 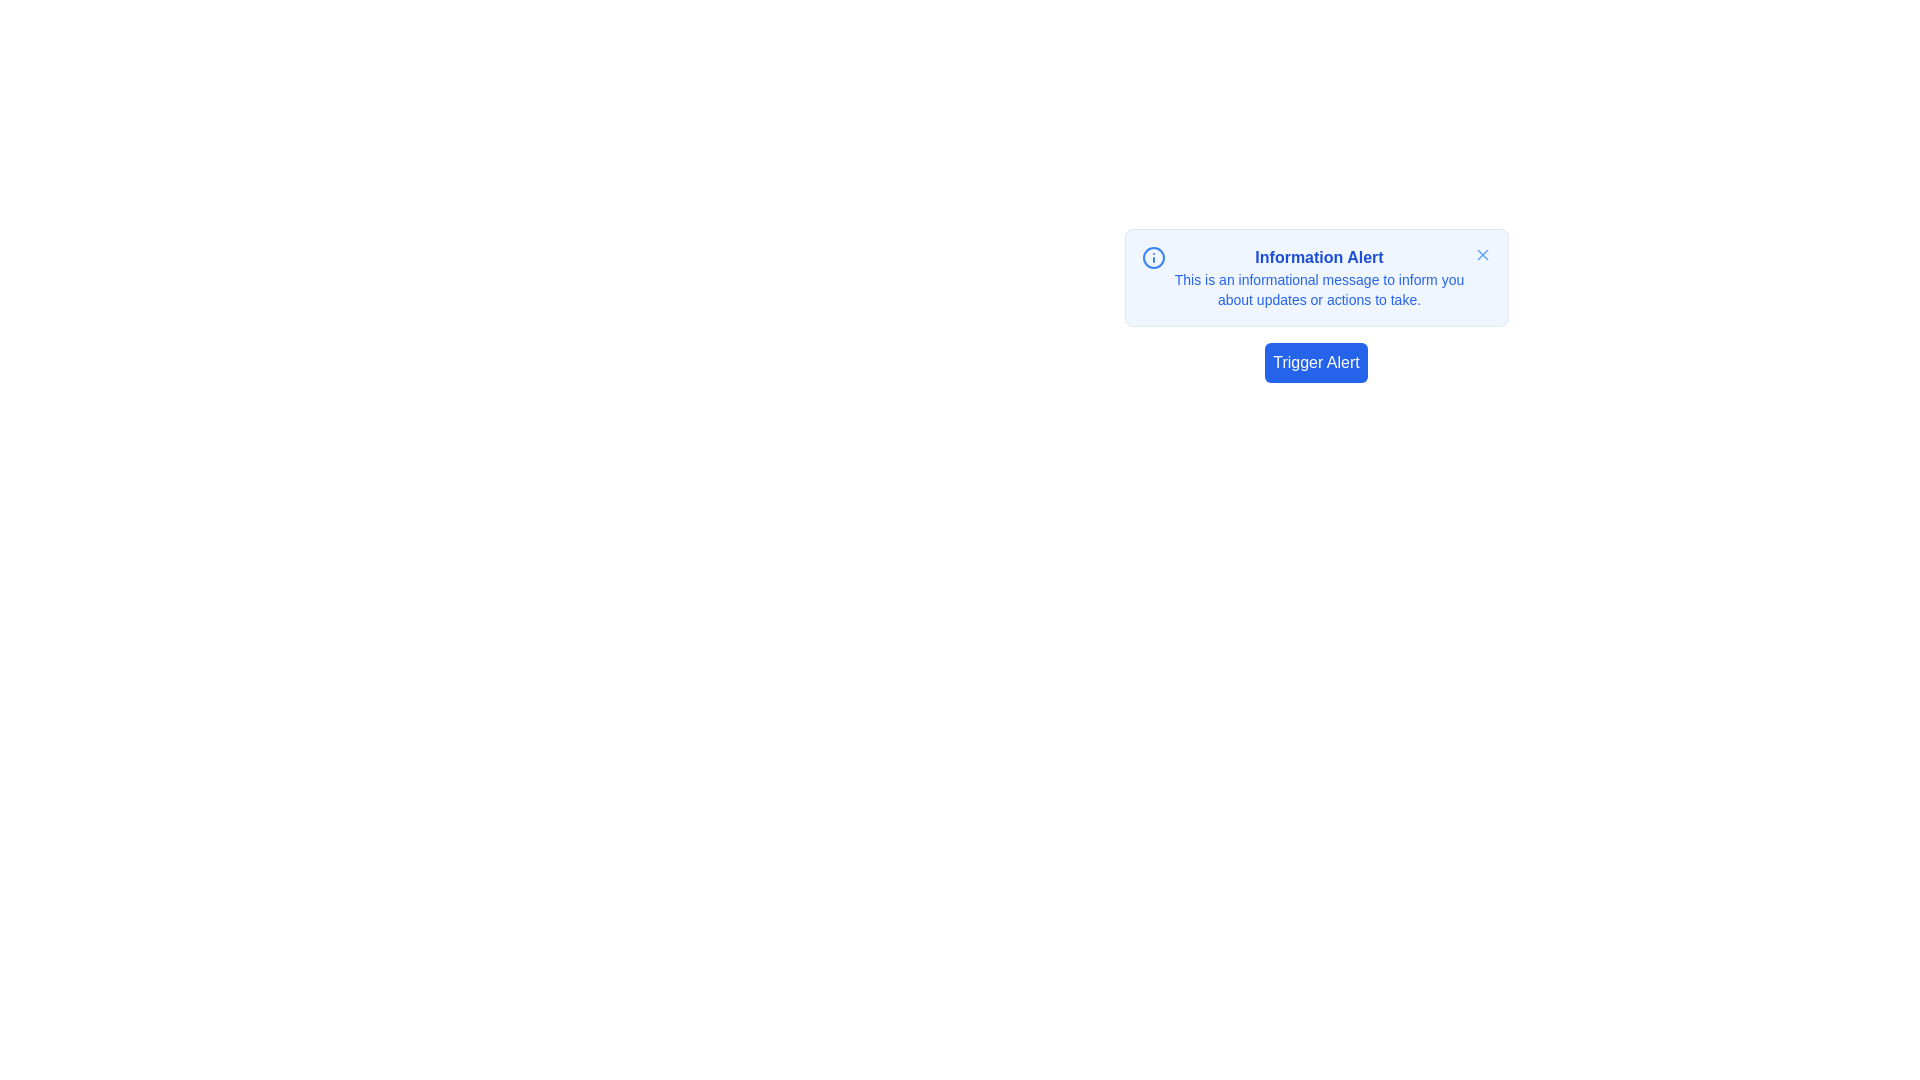 What do you see at coordinates (1319, 277) in the screenshot?
I see `the Informational message box, which is a centrally located alert with a rounded light blue background, containing an icon and a close button` at bounding box center [1319, 277].